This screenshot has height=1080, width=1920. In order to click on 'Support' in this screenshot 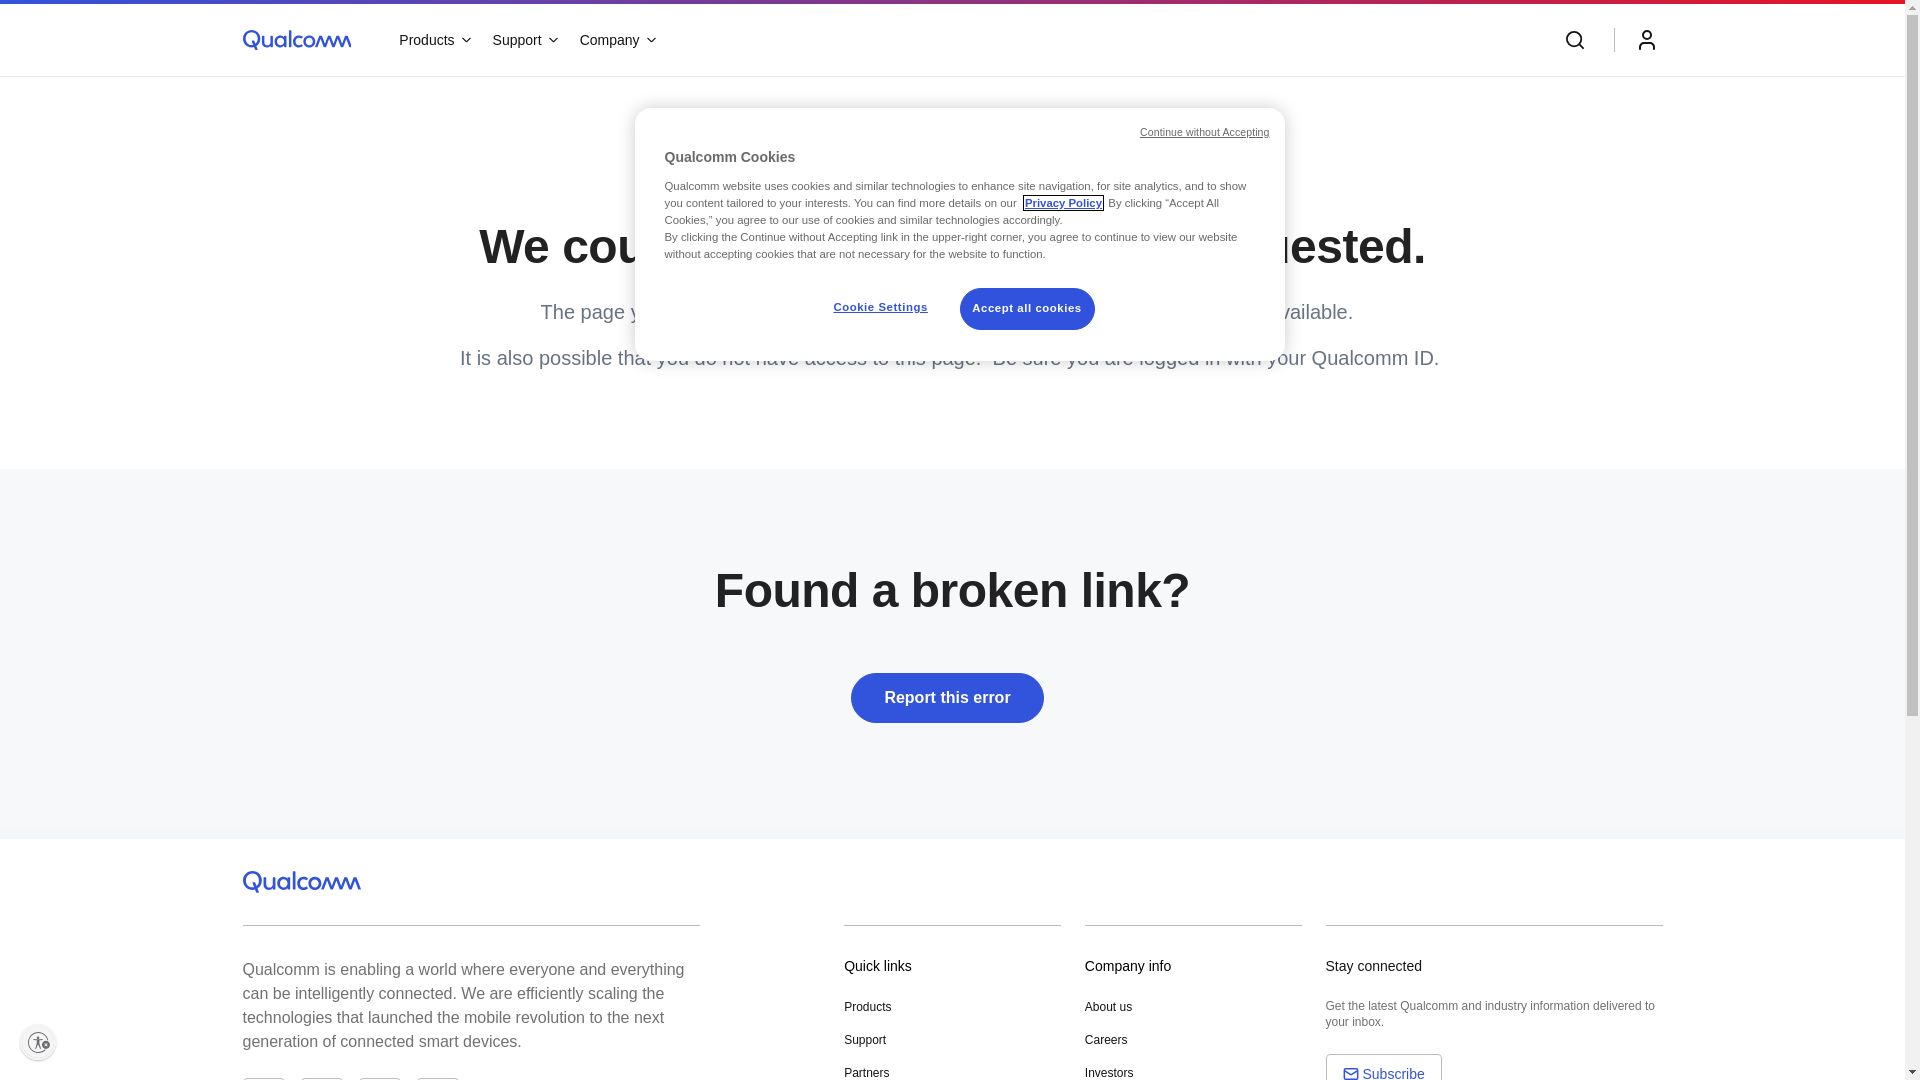, I will do `click(524, 39)`.